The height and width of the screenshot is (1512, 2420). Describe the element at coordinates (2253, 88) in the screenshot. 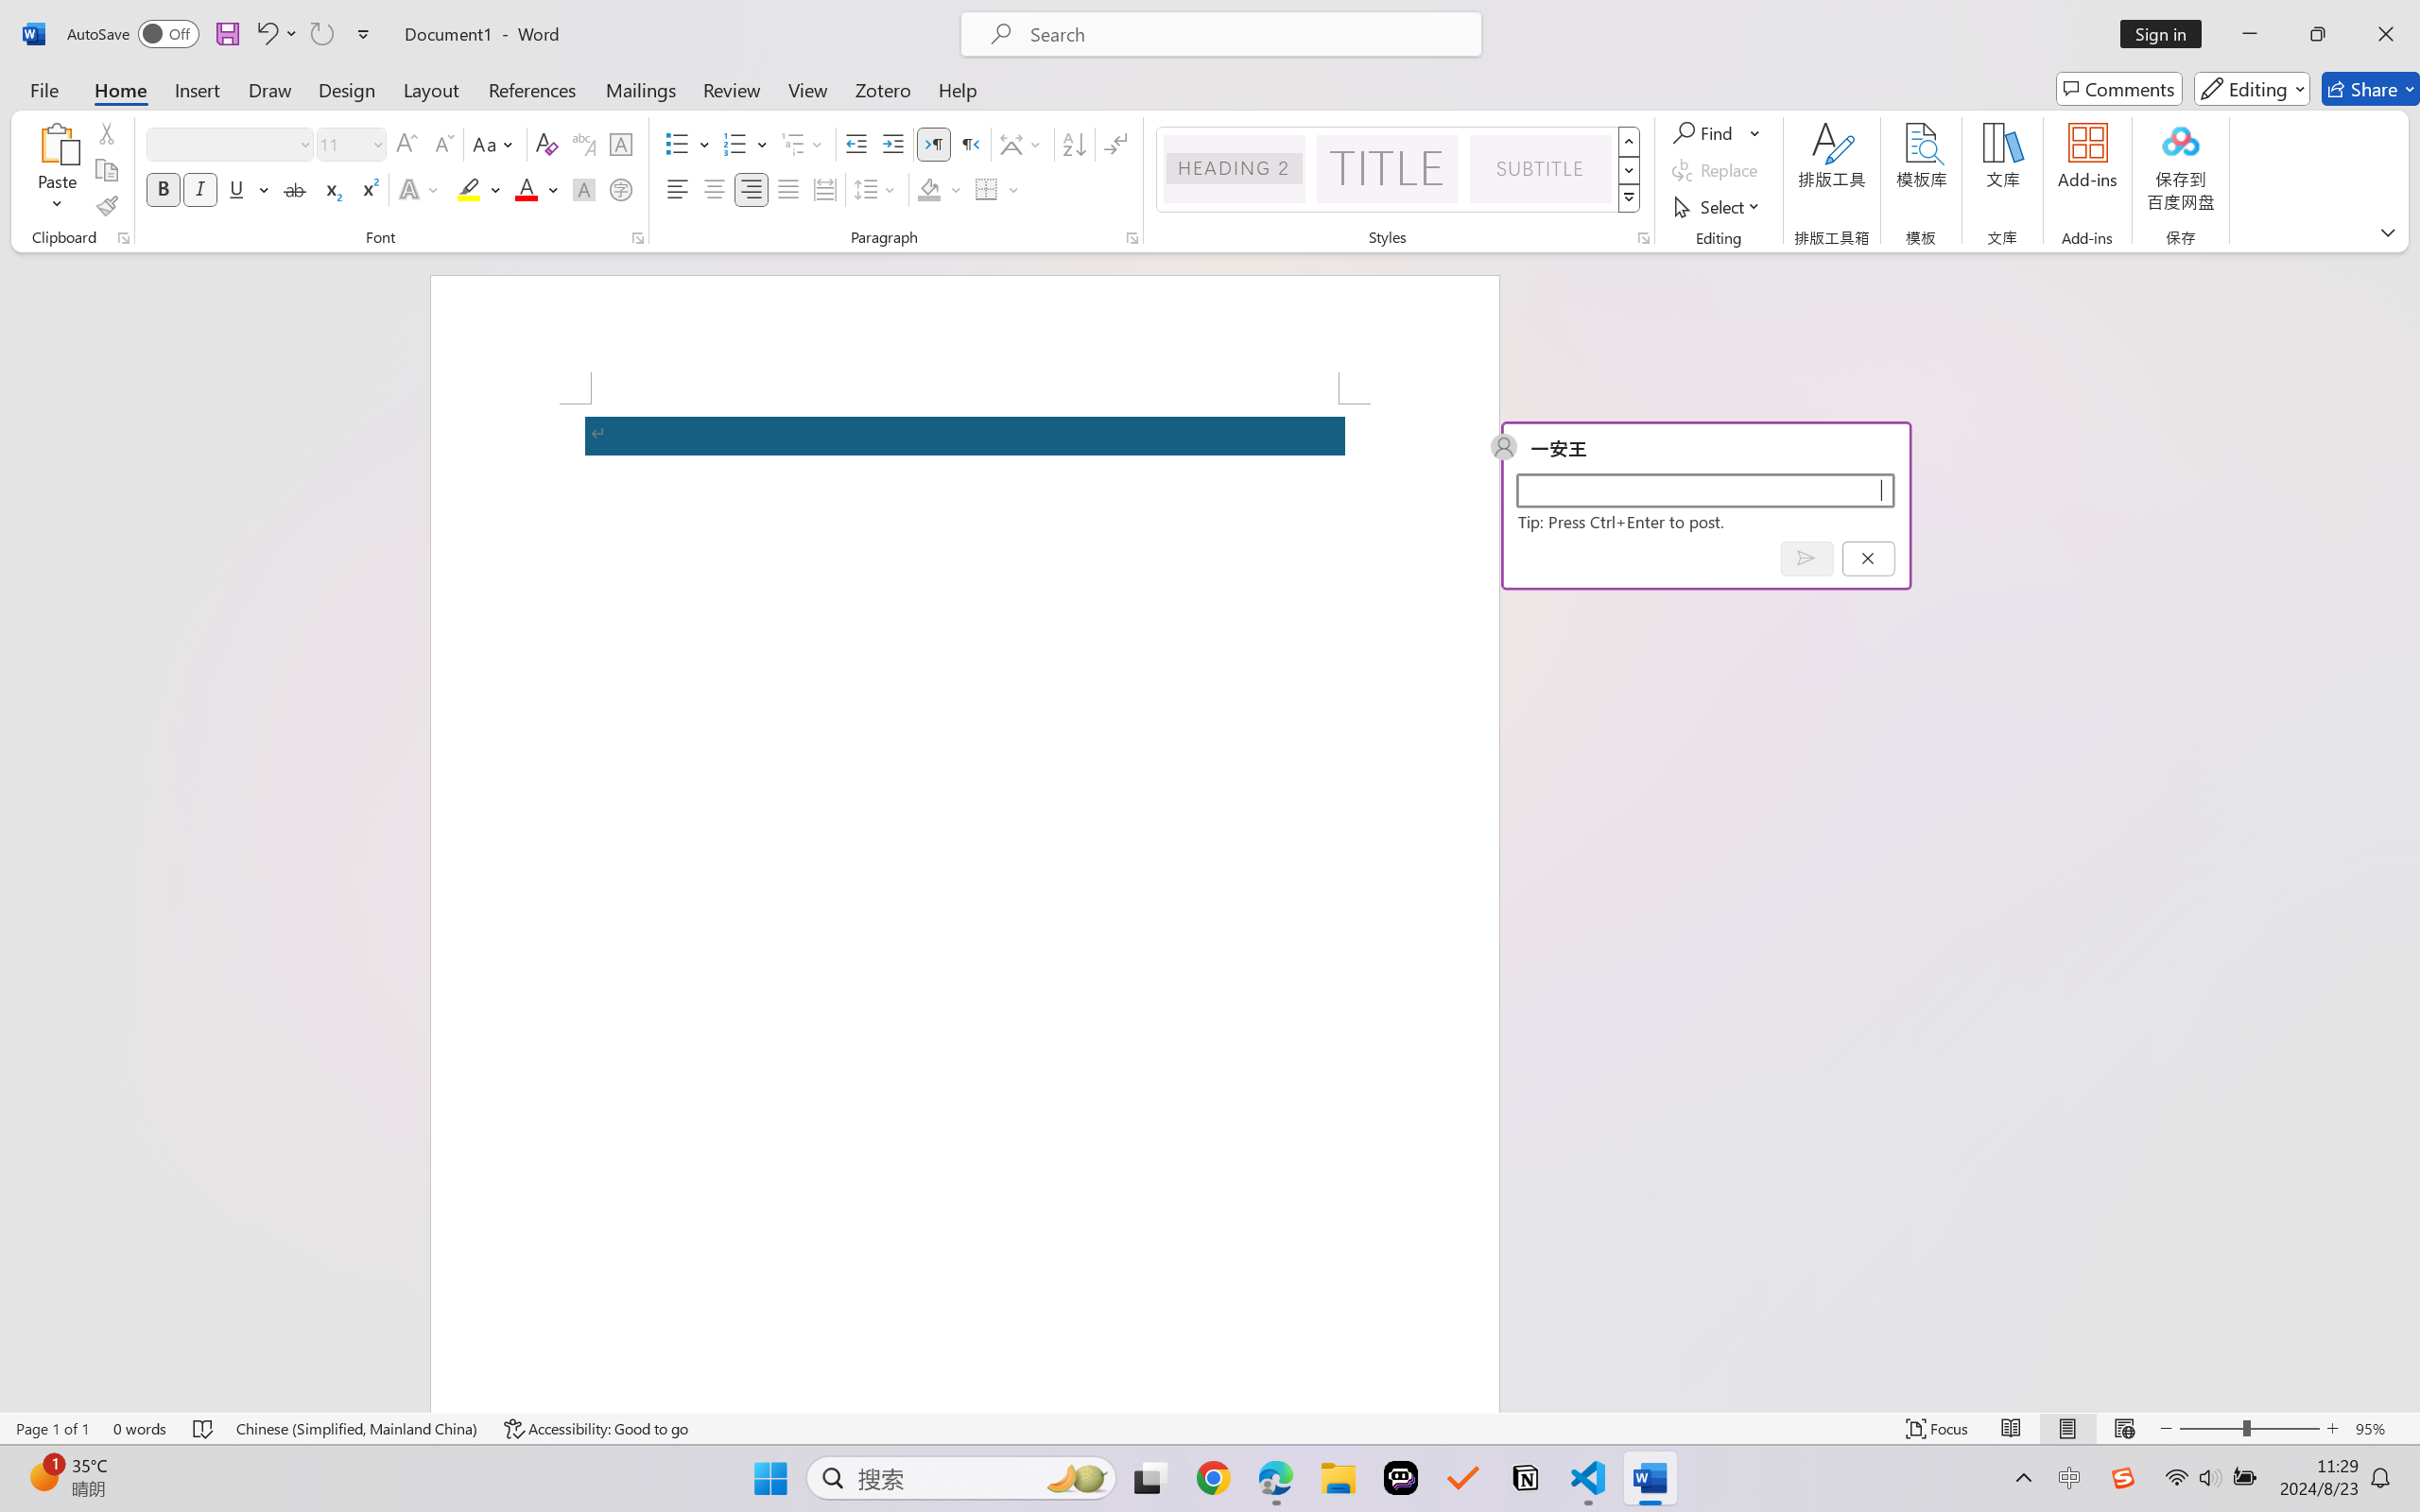

I see `'Editing'` at that location.